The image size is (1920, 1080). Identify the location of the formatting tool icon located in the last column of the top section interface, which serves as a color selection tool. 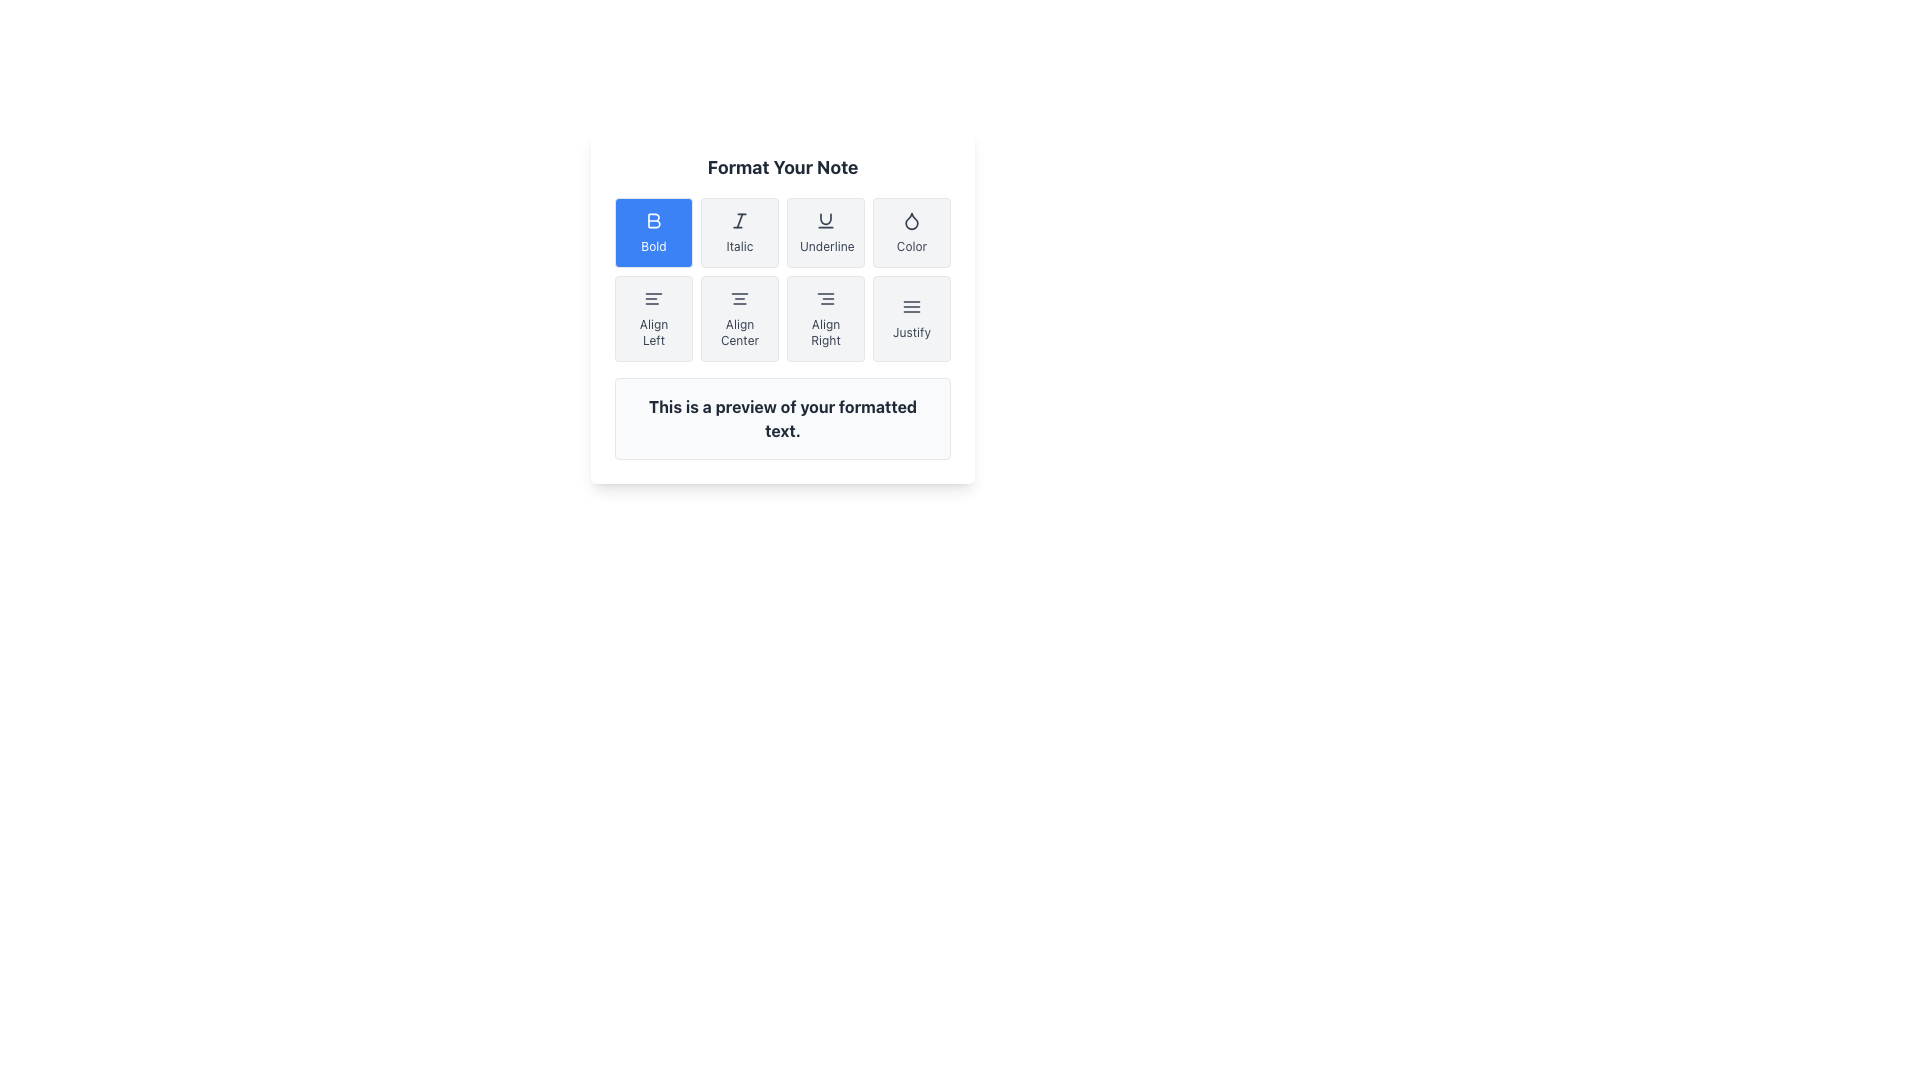
(911, 220).